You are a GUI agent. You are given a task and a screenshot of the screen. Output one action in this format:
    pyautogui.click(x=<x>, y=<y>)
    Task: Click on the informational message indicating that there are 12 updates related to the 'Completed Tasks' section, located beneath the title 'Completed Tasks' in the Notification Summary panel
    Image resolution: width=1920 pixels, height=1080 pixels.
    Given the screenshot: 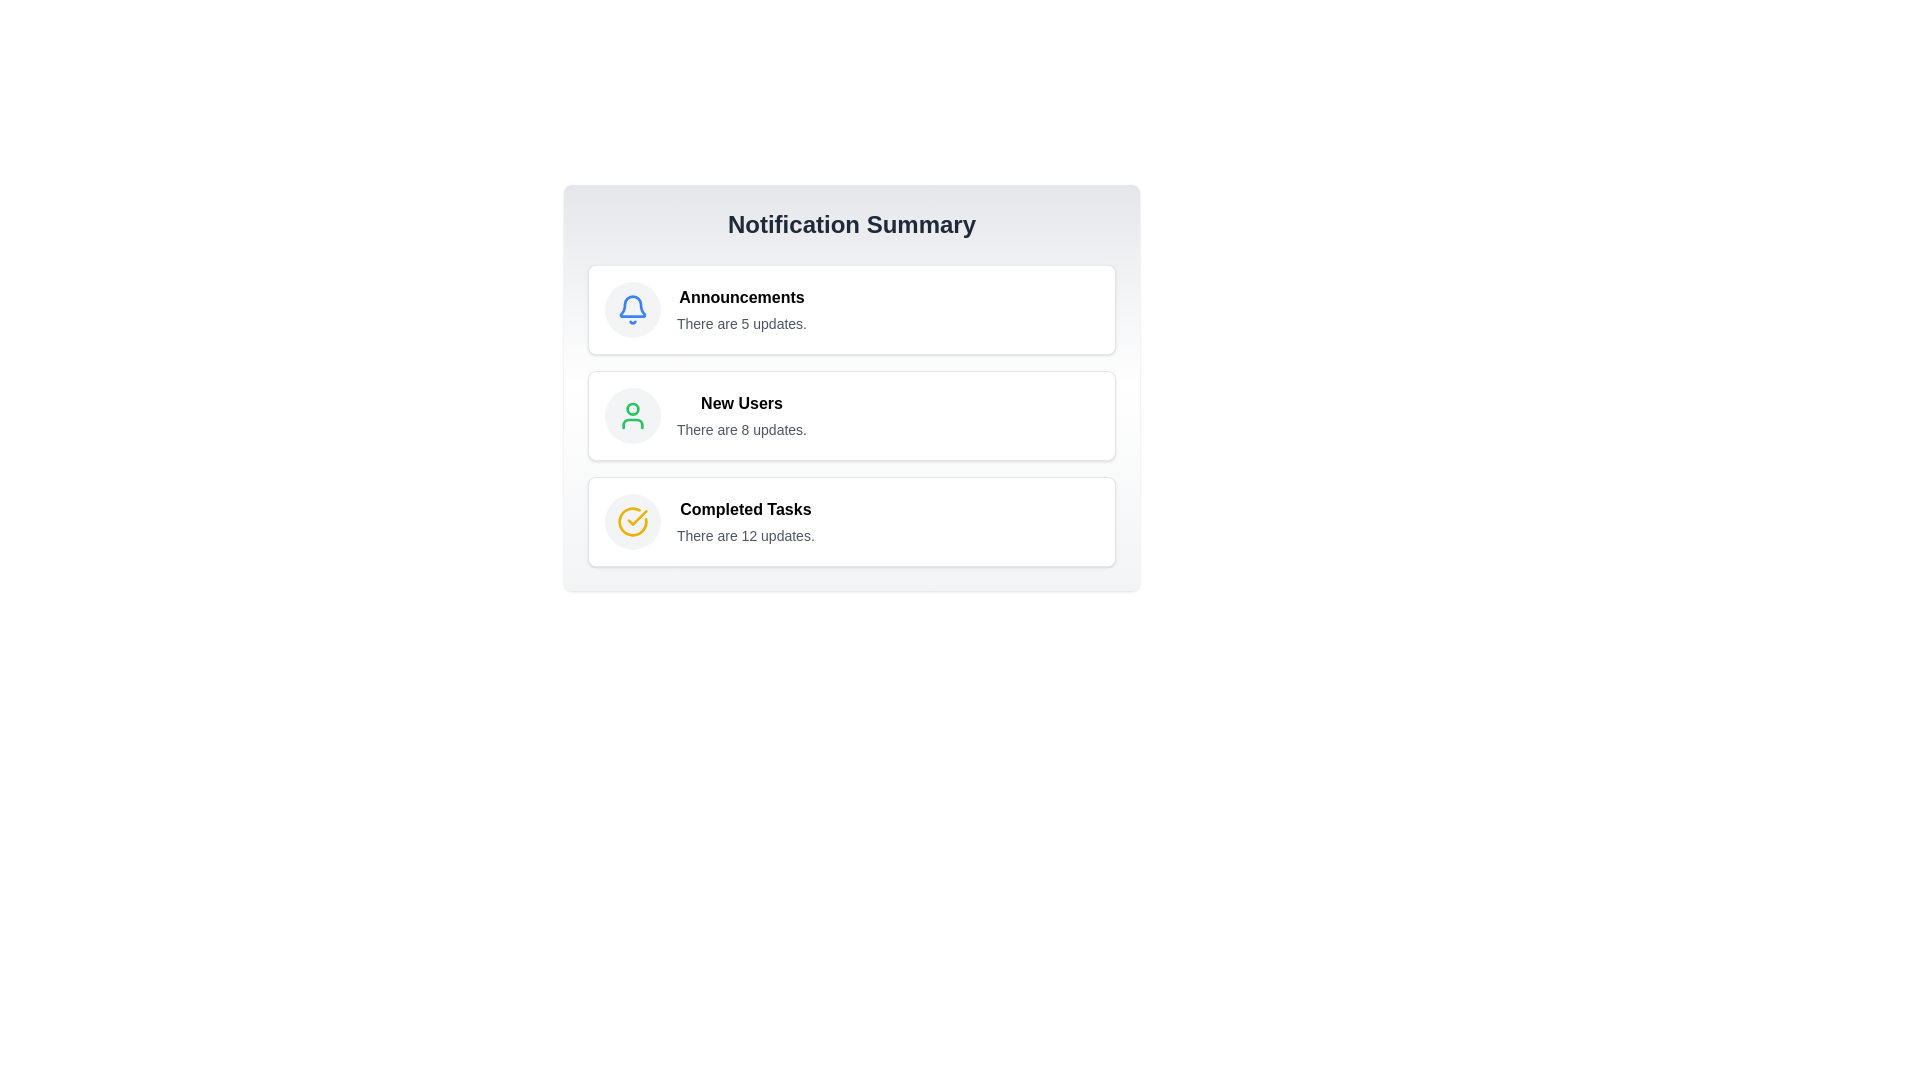 What is the action you would take?
    pyautogui.click(x=744, y=535)
    